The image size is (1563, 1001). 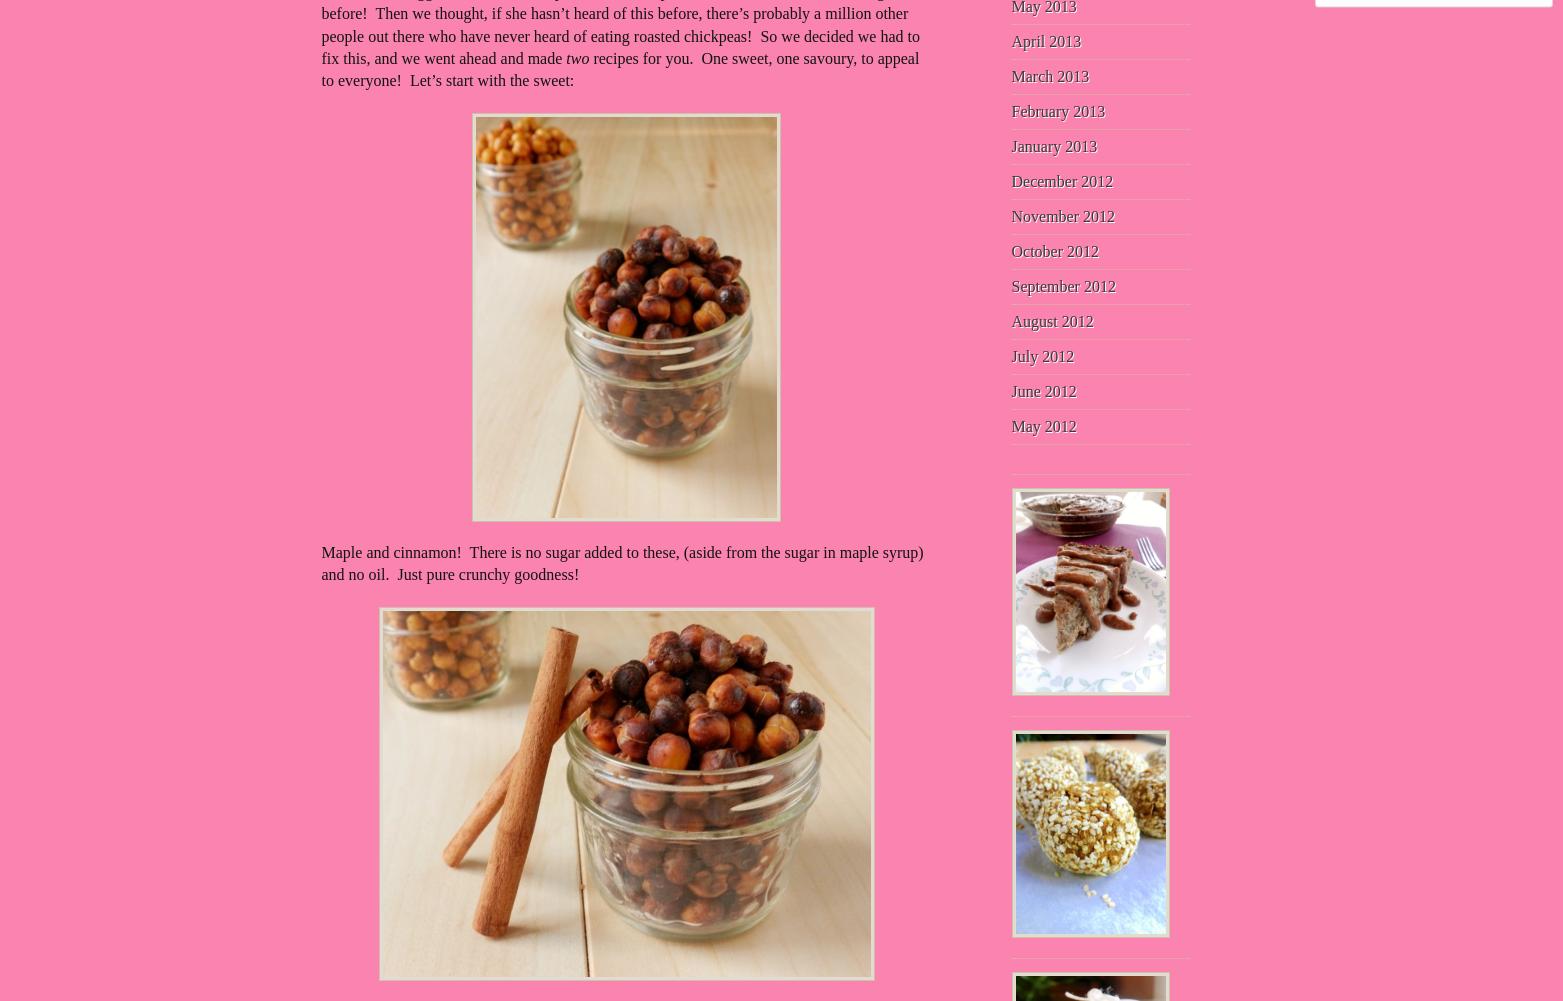 I want to click on 'February 2013', so click(x=1057, y=109).